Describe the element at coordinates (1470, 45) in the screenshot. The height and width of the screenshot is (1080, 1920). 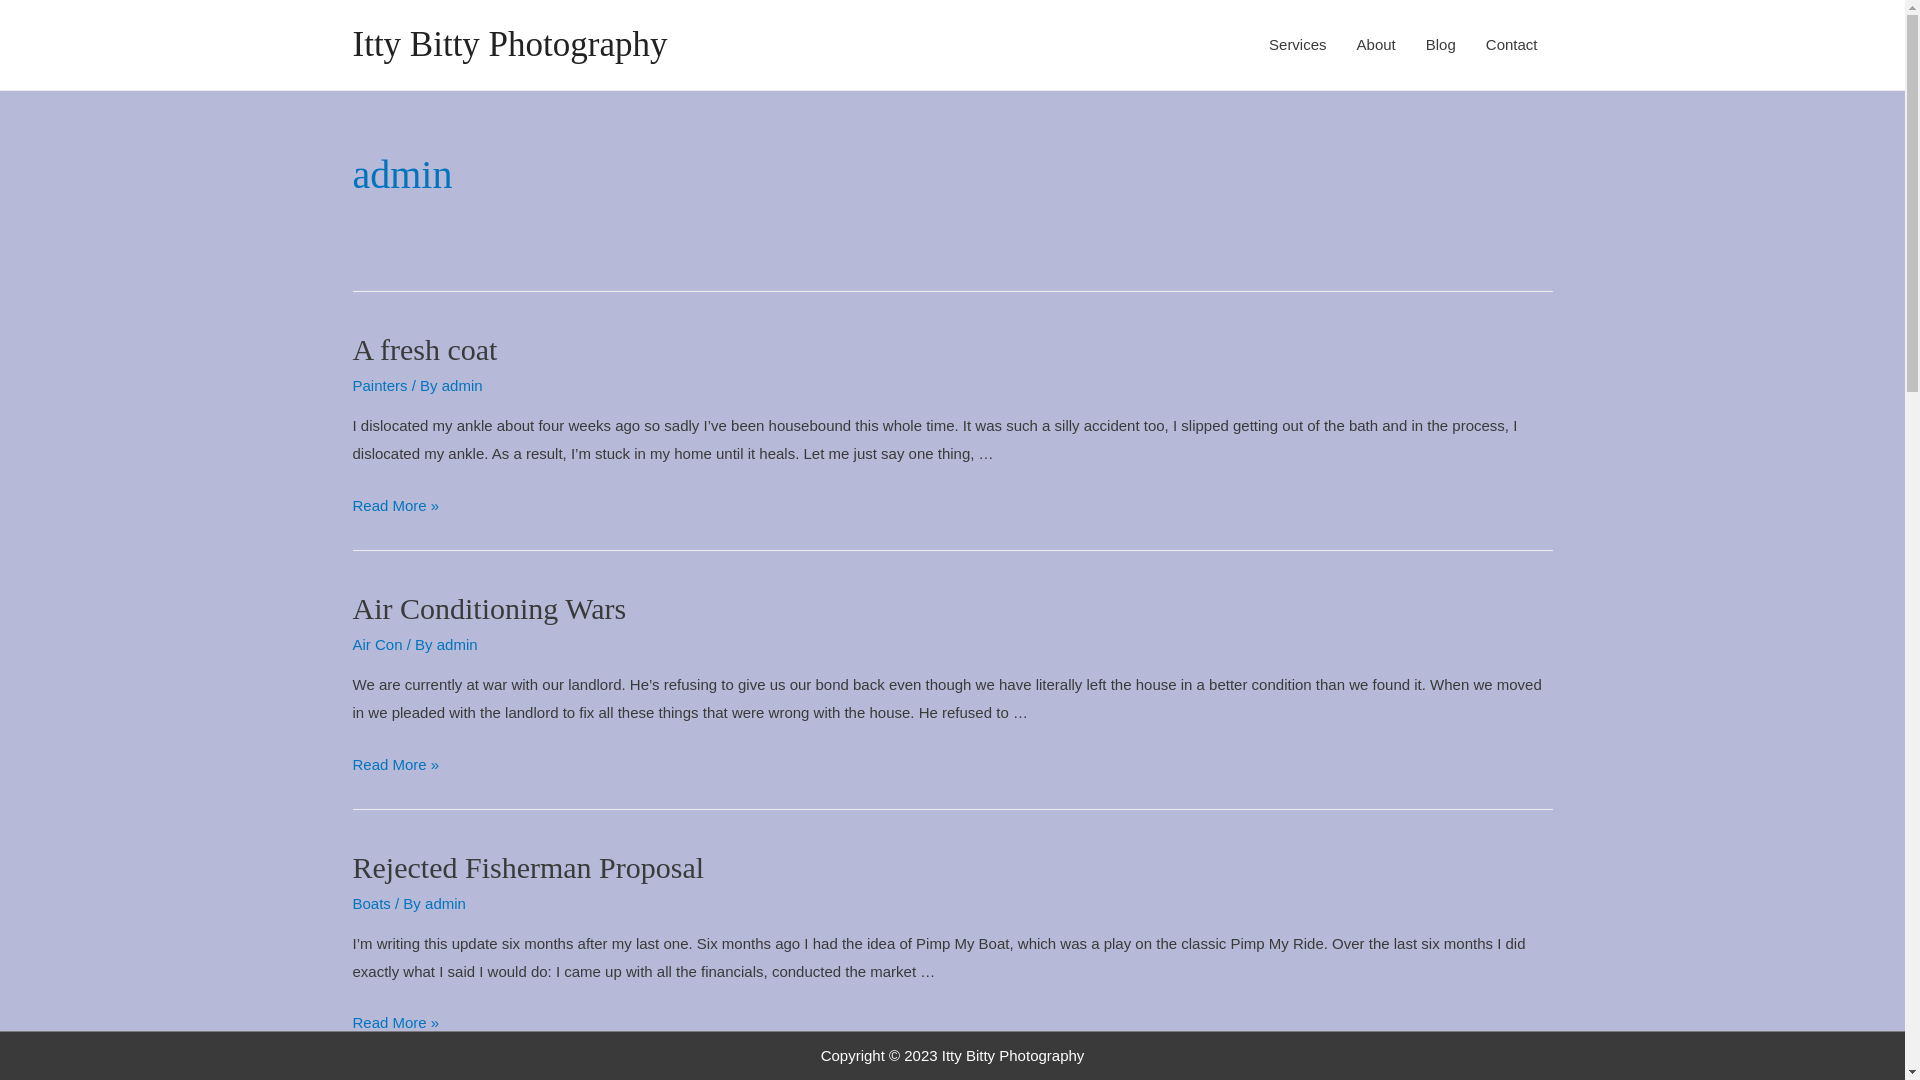
I see `'Contact'` at that location.